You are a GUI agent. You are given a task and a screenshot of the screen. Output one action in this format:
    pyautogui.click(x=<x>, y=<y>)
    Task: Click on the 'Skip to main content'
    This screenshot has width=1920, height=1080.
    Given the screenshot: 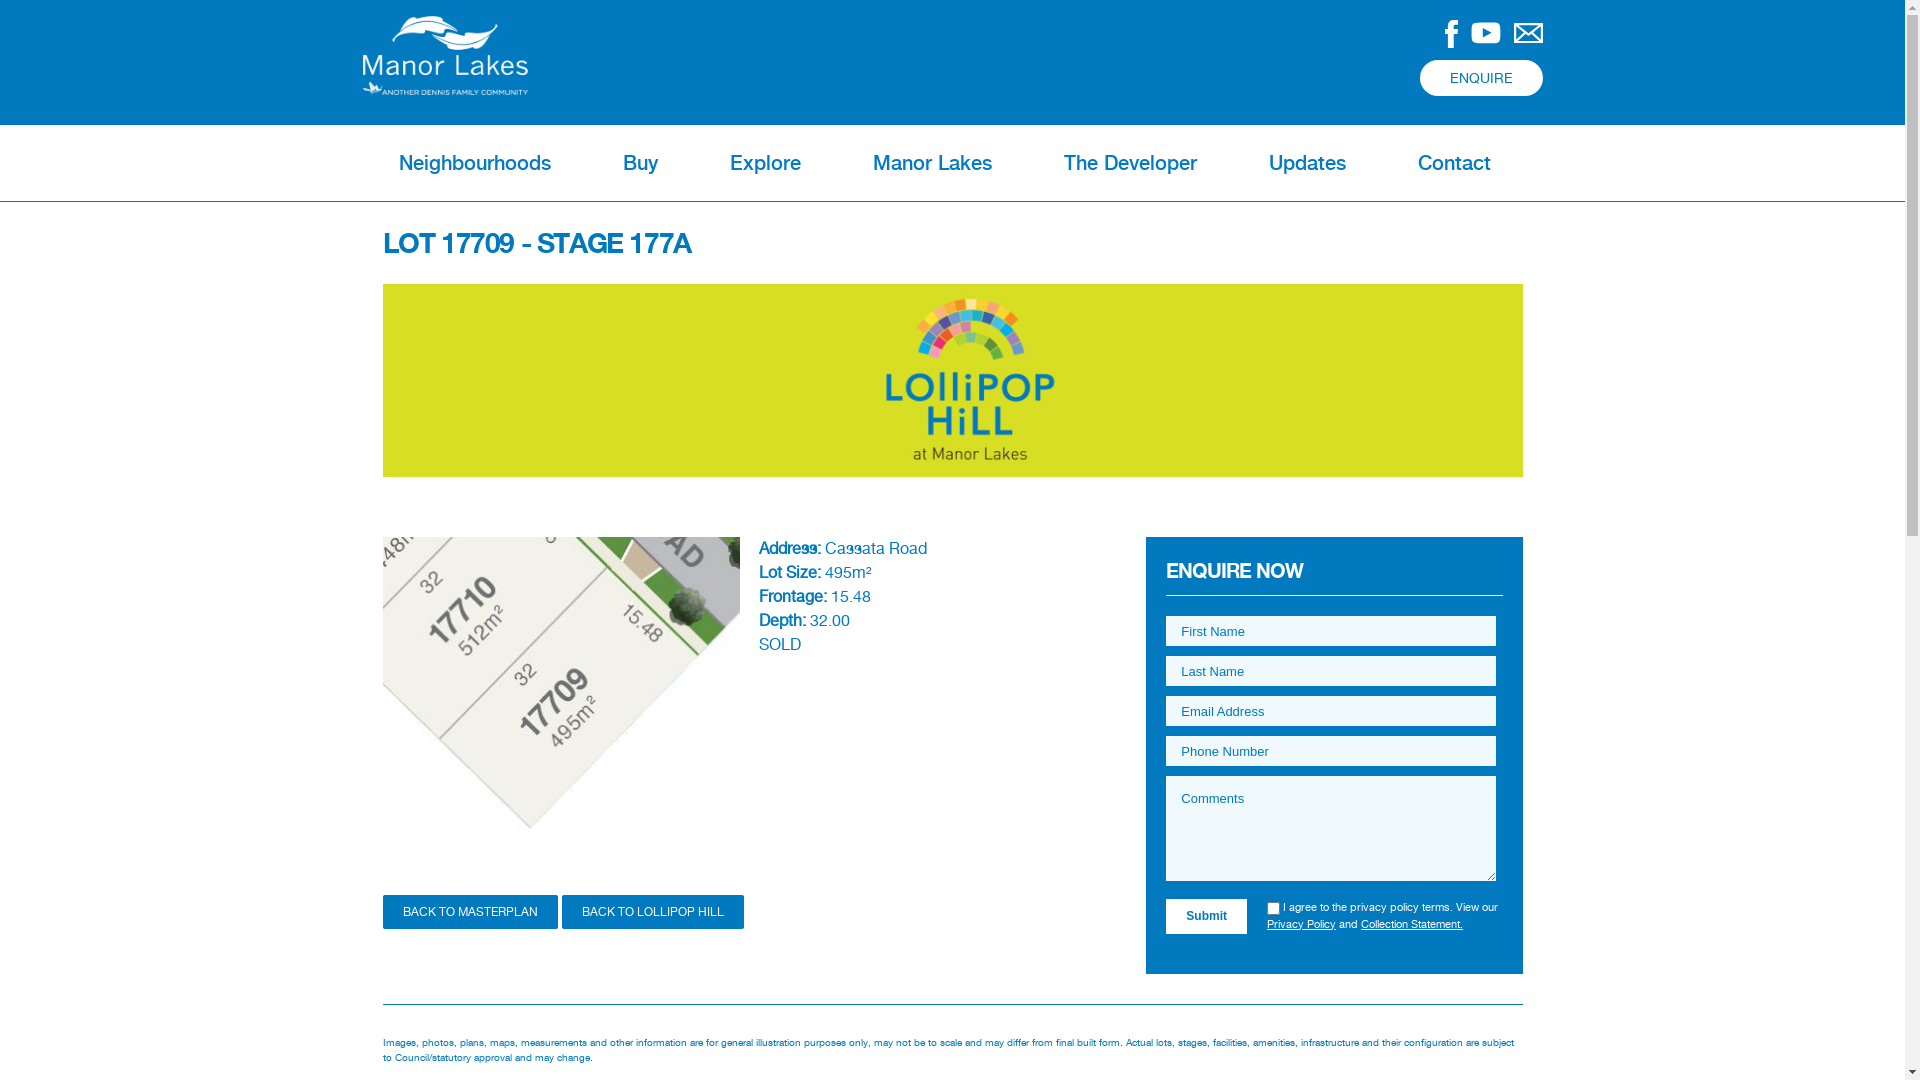 What is the action you would take?
    pyautogui.click(x=882, y=2)
    